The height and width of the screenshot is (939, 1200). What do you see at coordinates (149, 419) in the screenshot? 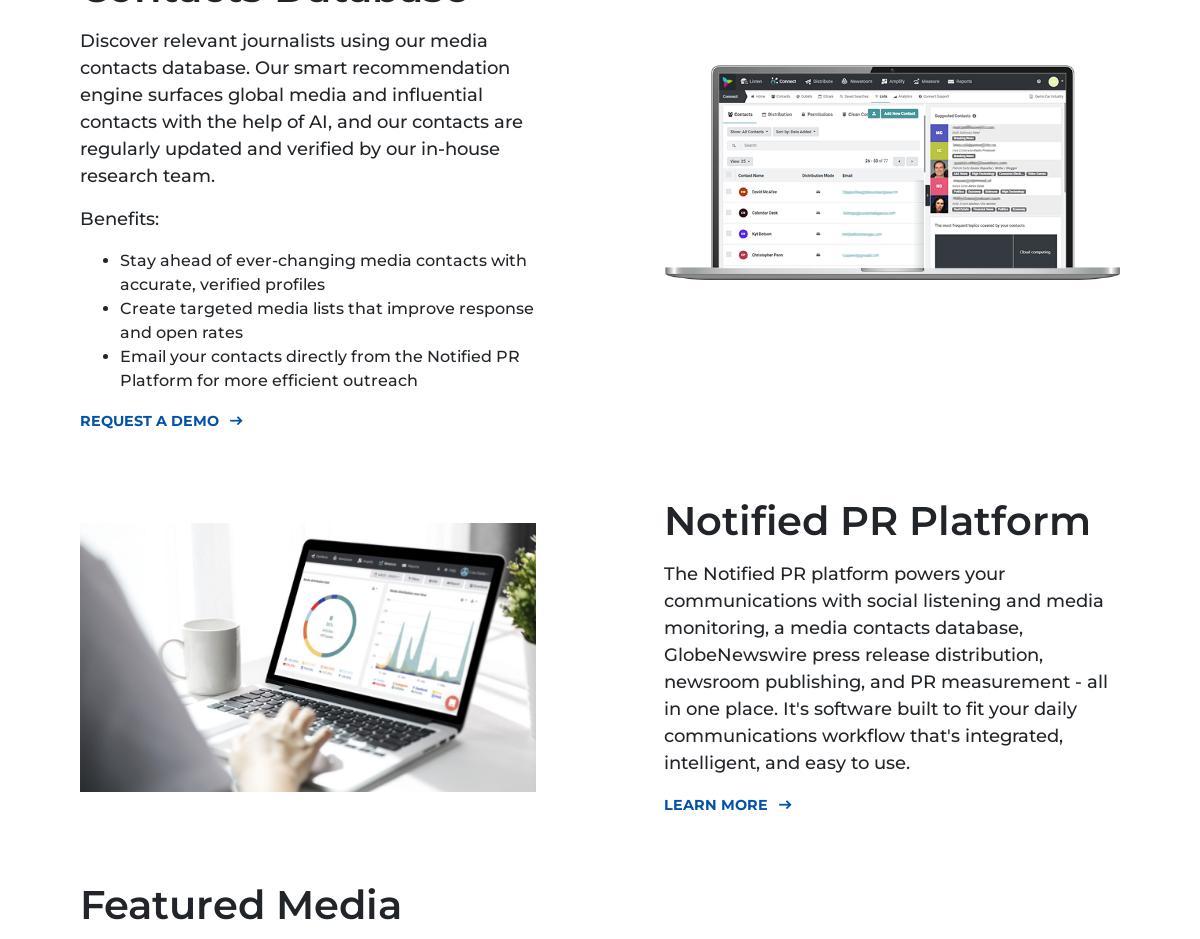
I see `'Request A Demo'` at bounding box center [149, 419].